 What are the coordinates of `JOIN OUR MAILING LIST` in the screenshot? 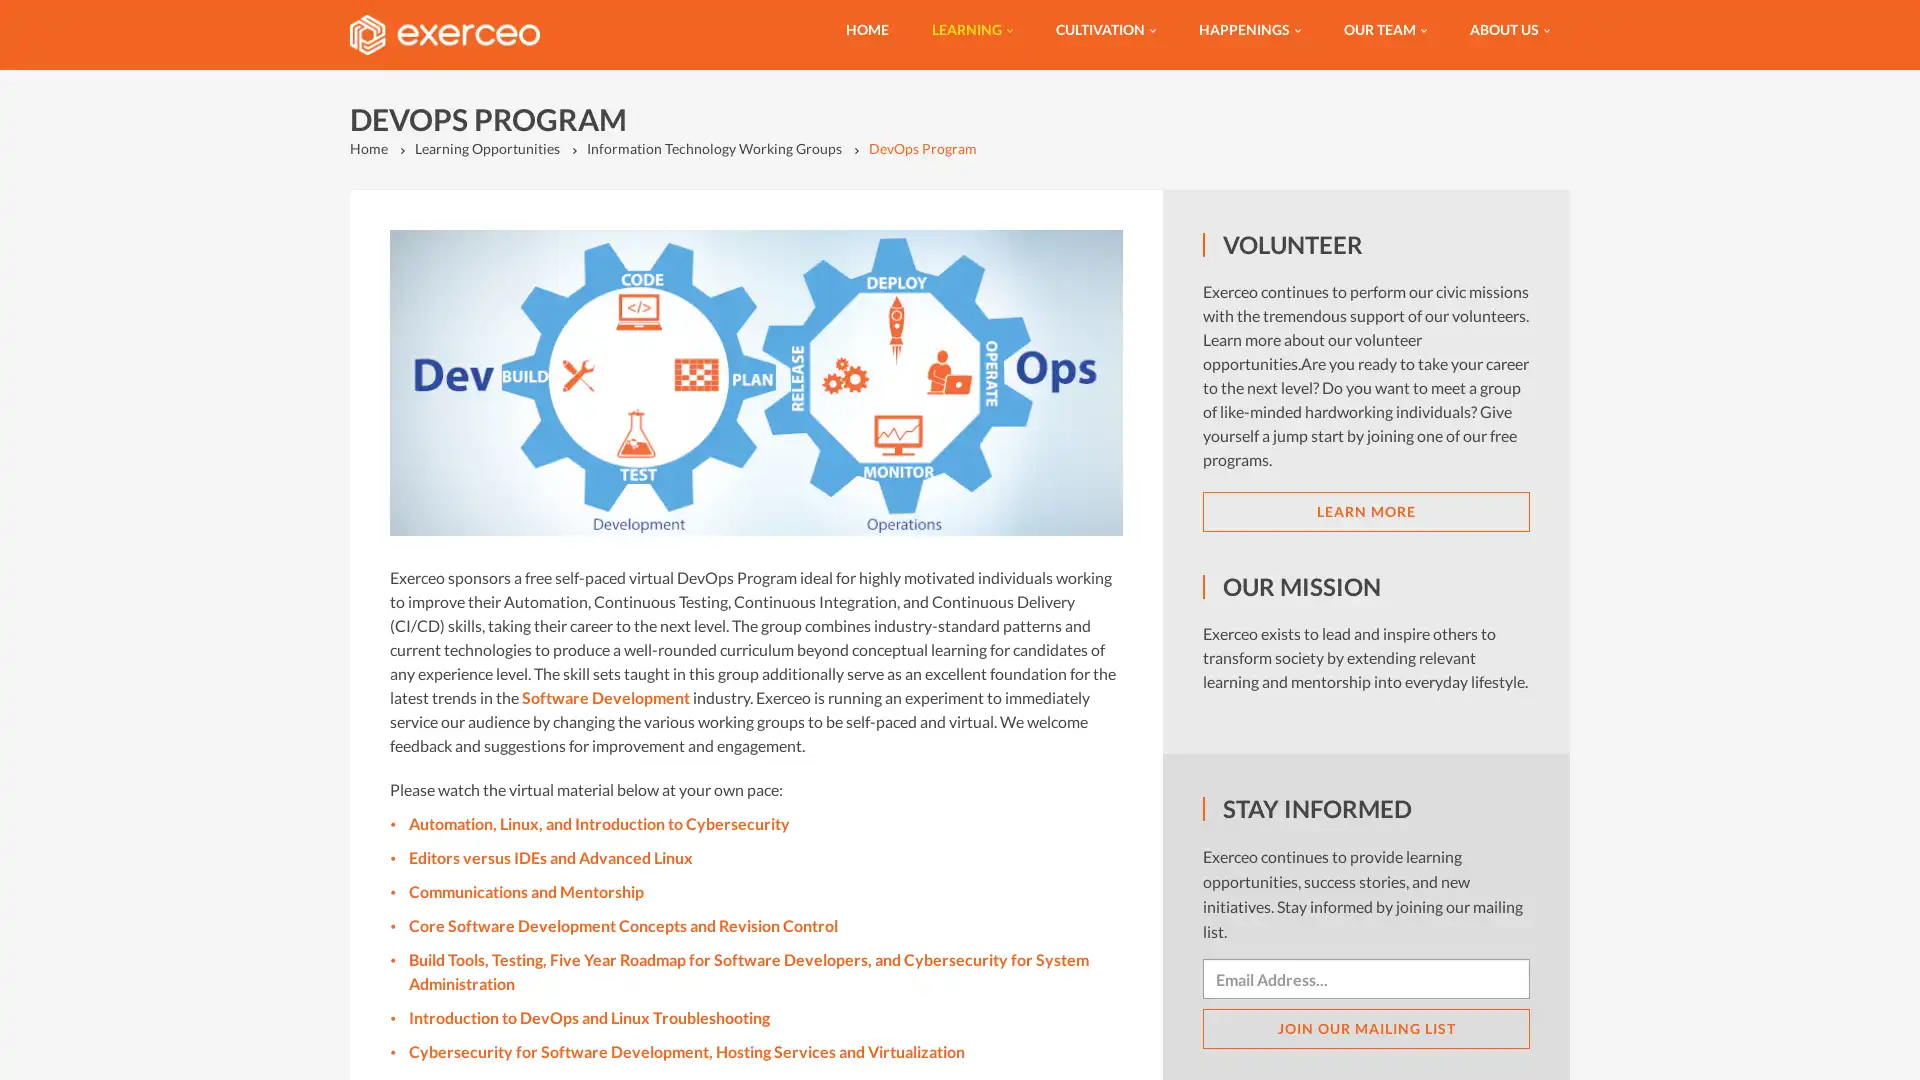 It's located at (1365, 1029).